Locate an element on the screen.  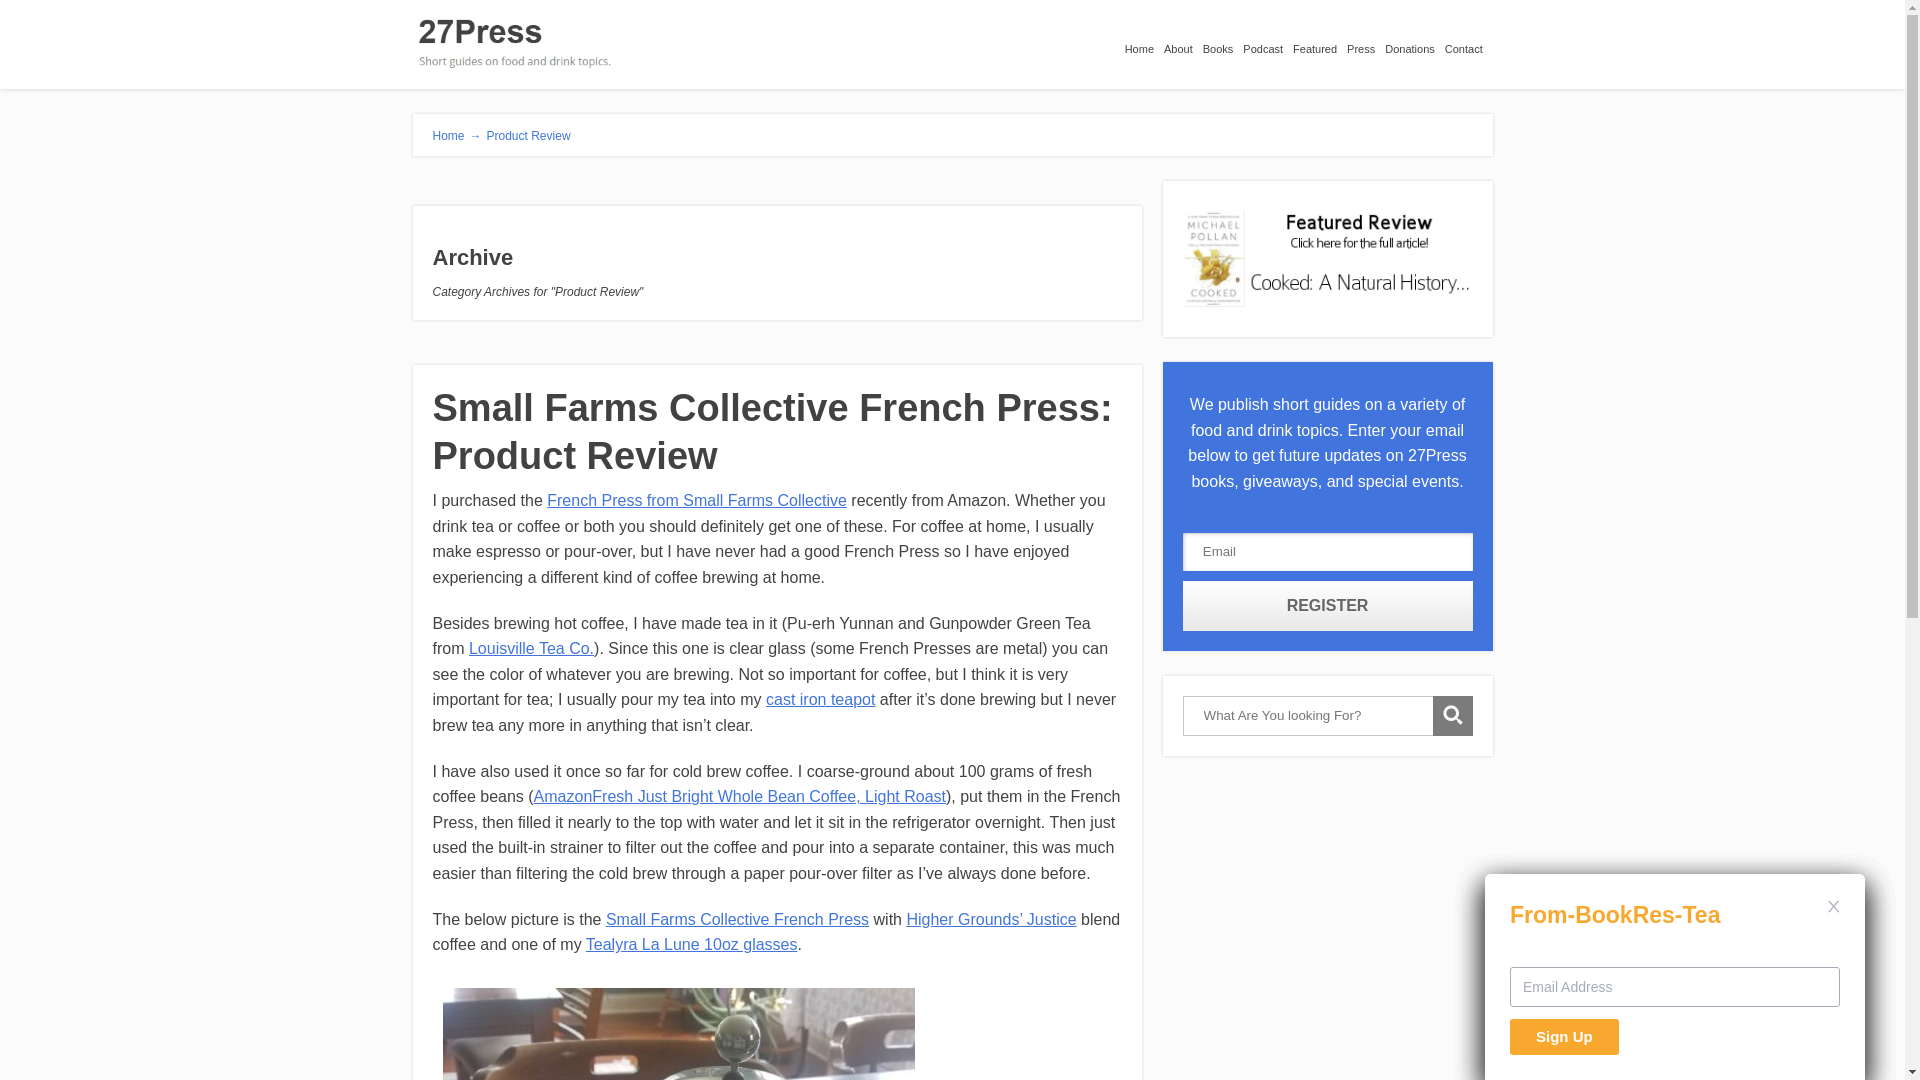
'Books' is located at coordinates (1222, 43).